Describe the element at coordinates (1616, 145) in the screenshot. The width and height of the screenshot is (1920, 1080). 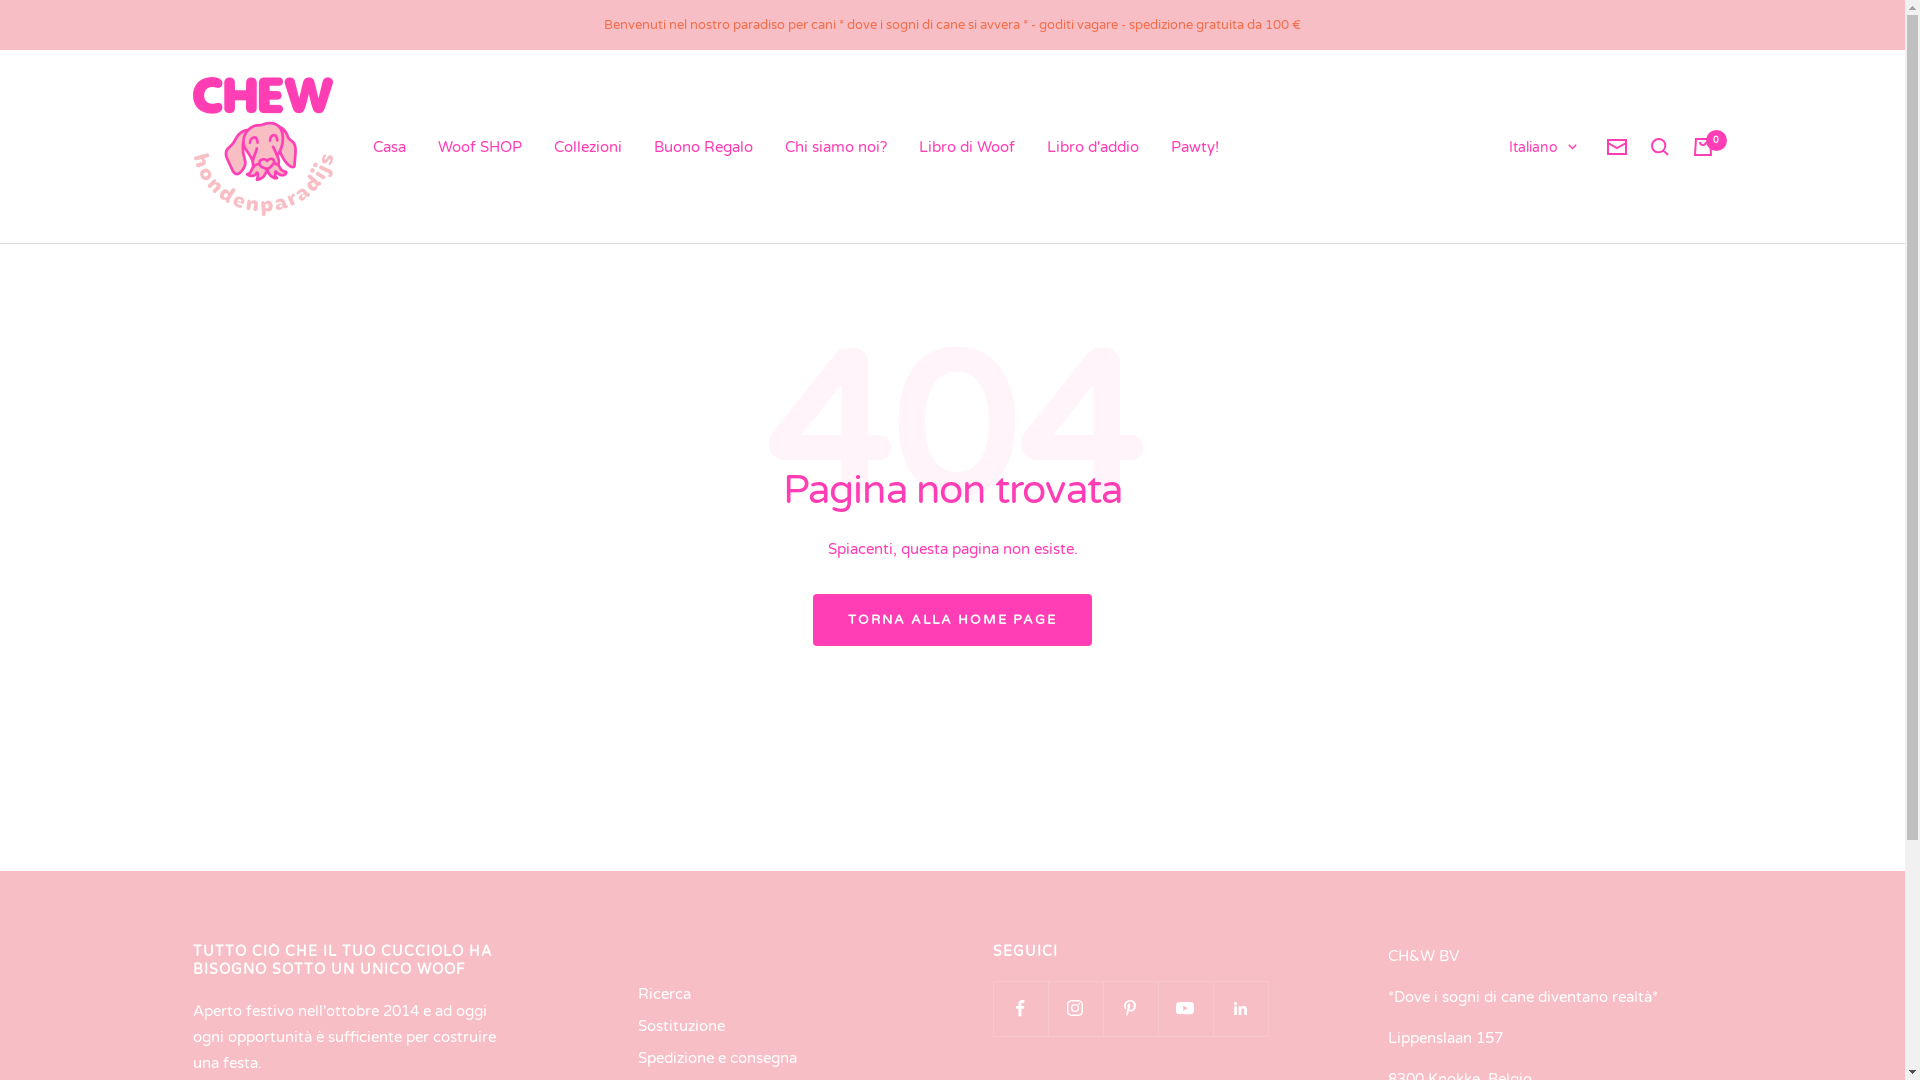
I see `'Newsletter'` at that location.